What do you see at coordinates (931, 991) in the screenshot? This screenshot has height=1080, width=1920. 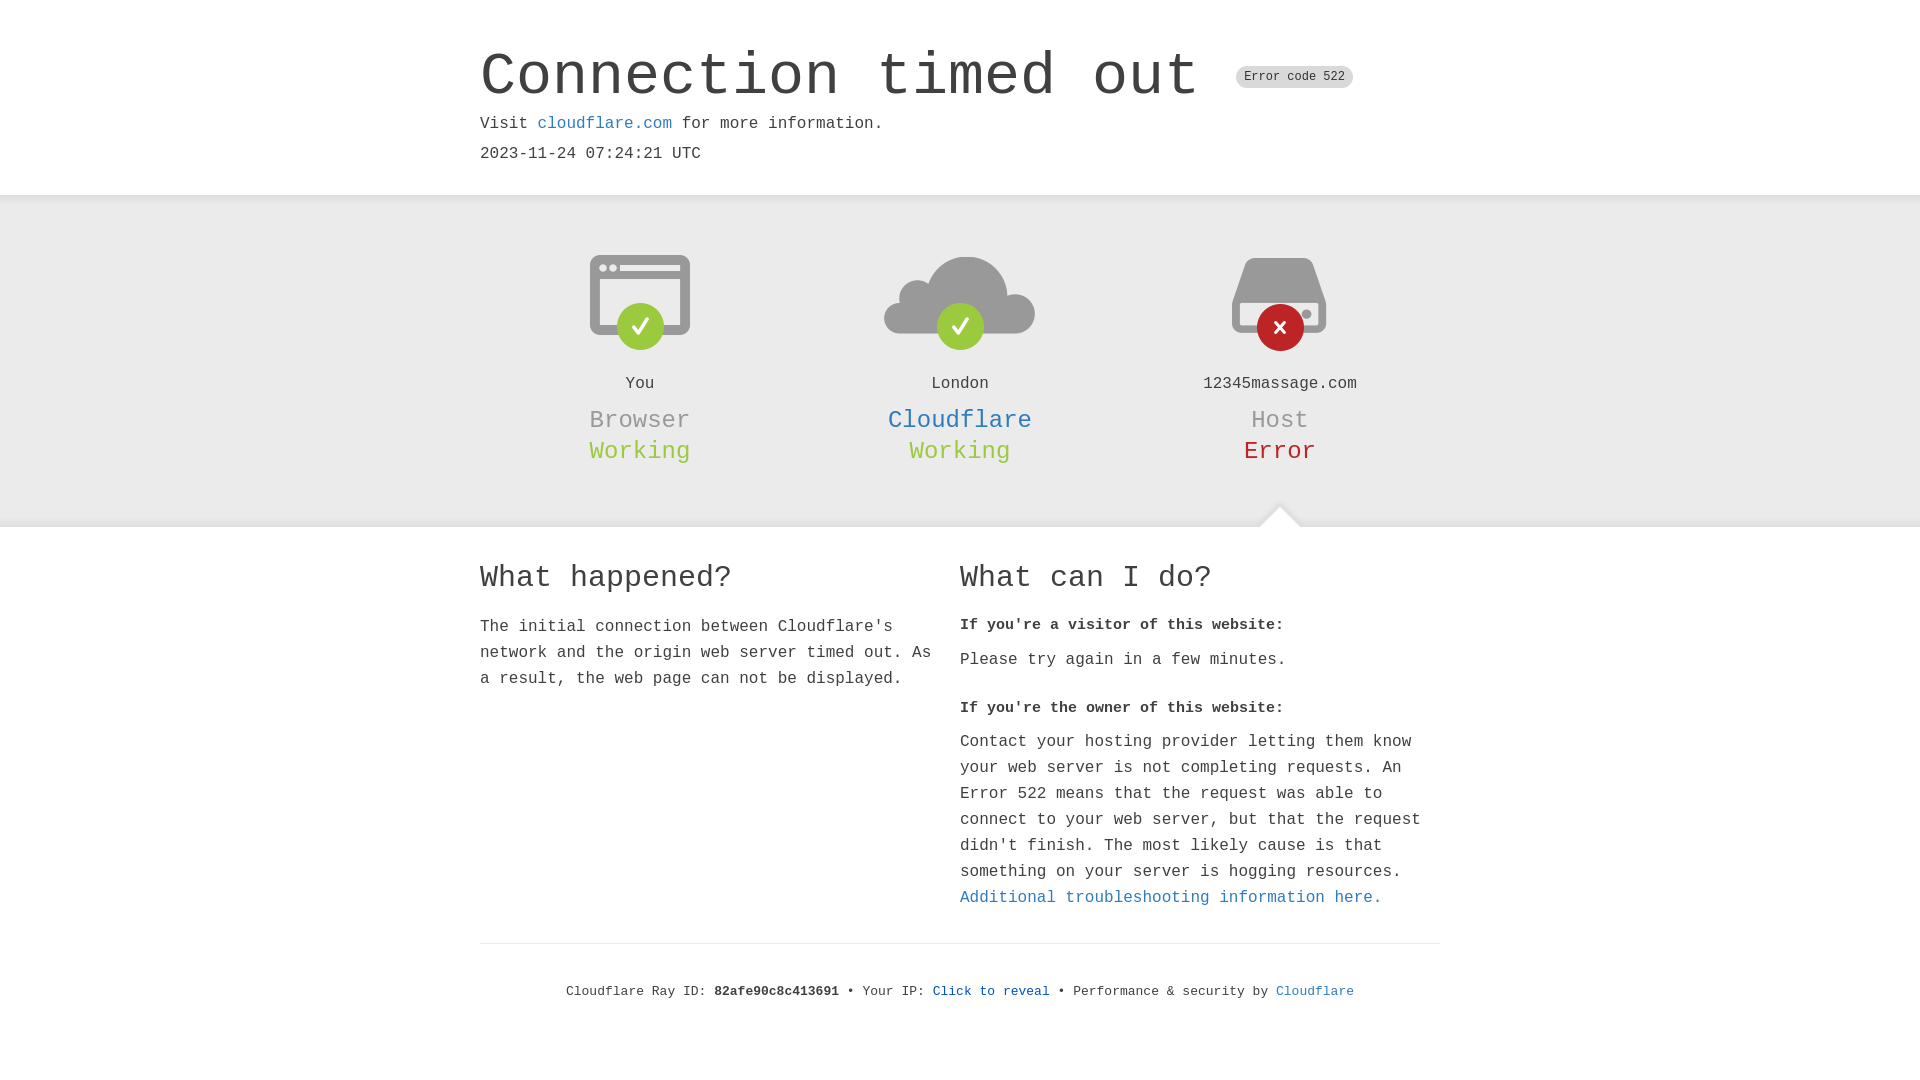 I see `'Click to reveal'` at bounding box center [931, 991].